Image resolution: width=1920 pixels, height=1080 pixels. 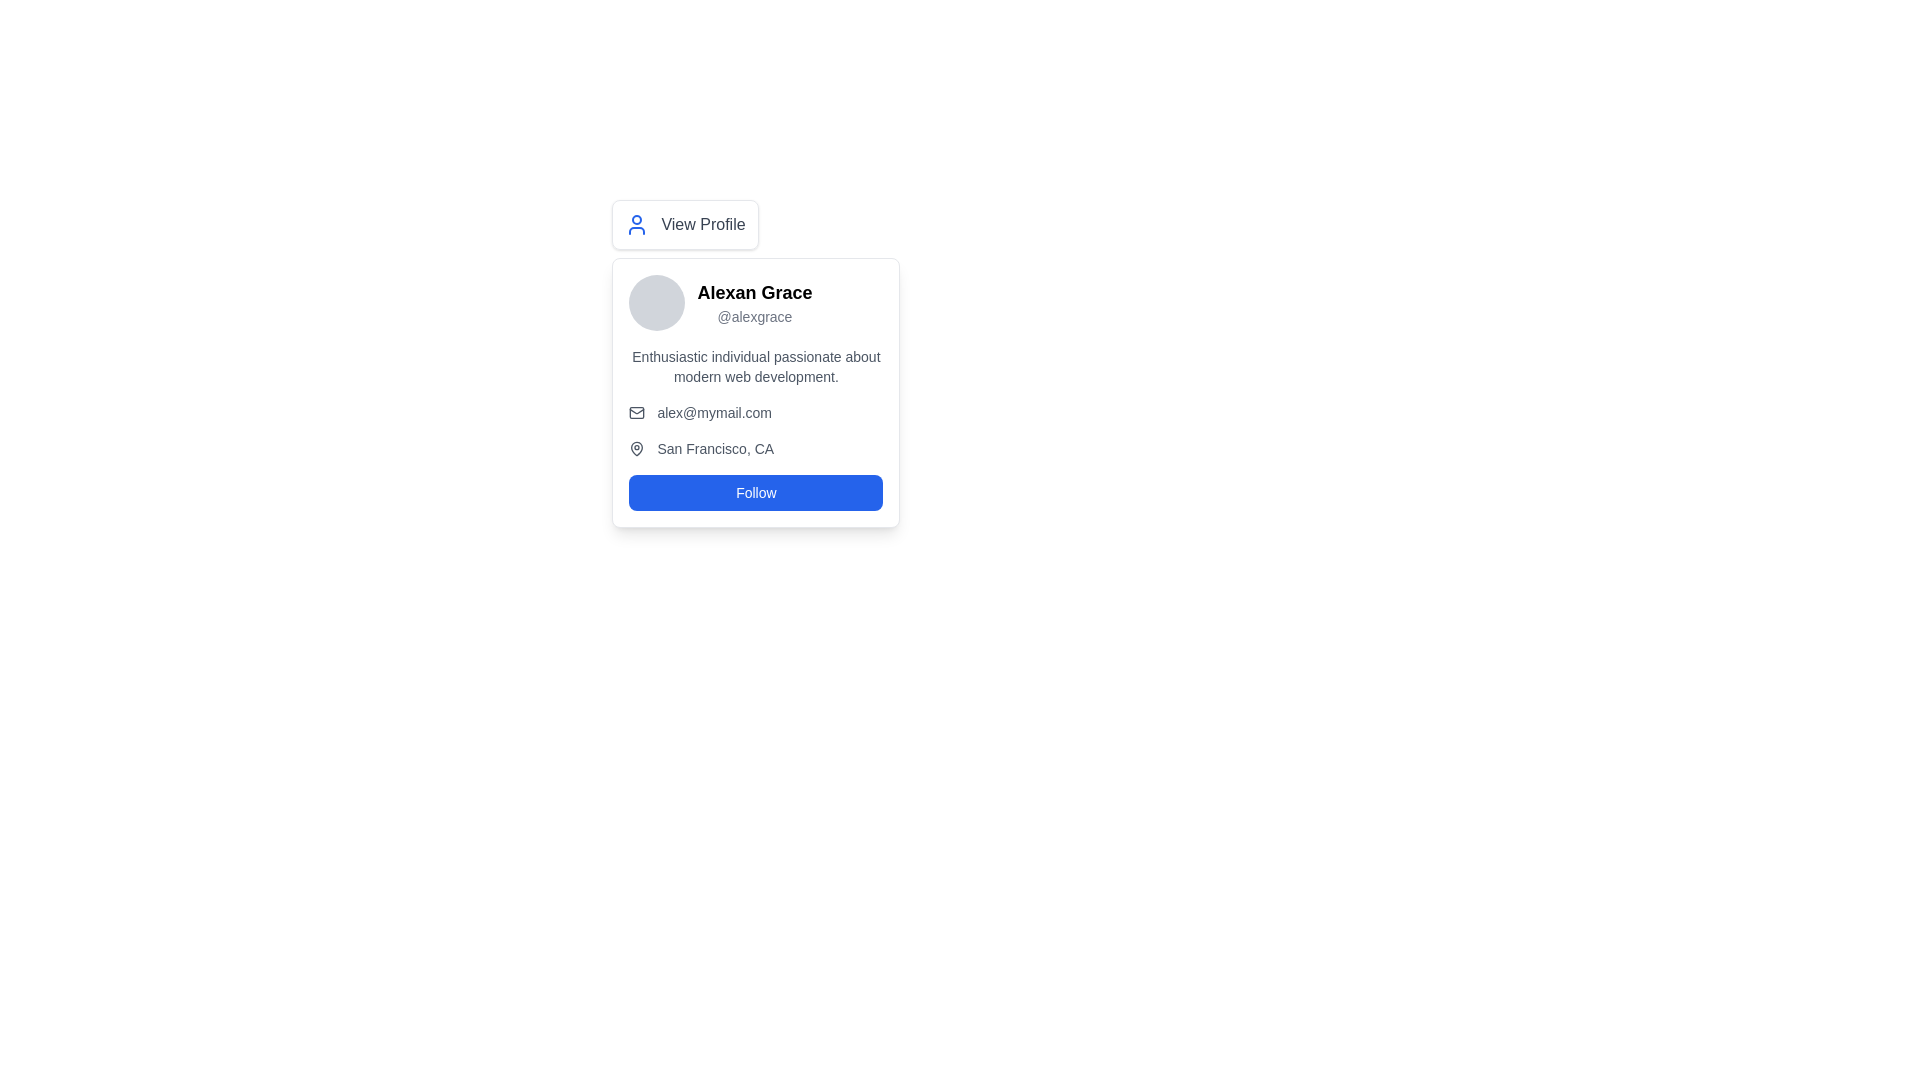 I want to click on the Text label displaying the user's email address, which is positioned to the right of an envelope icon within the user profile card, so click(x=714, y=411).